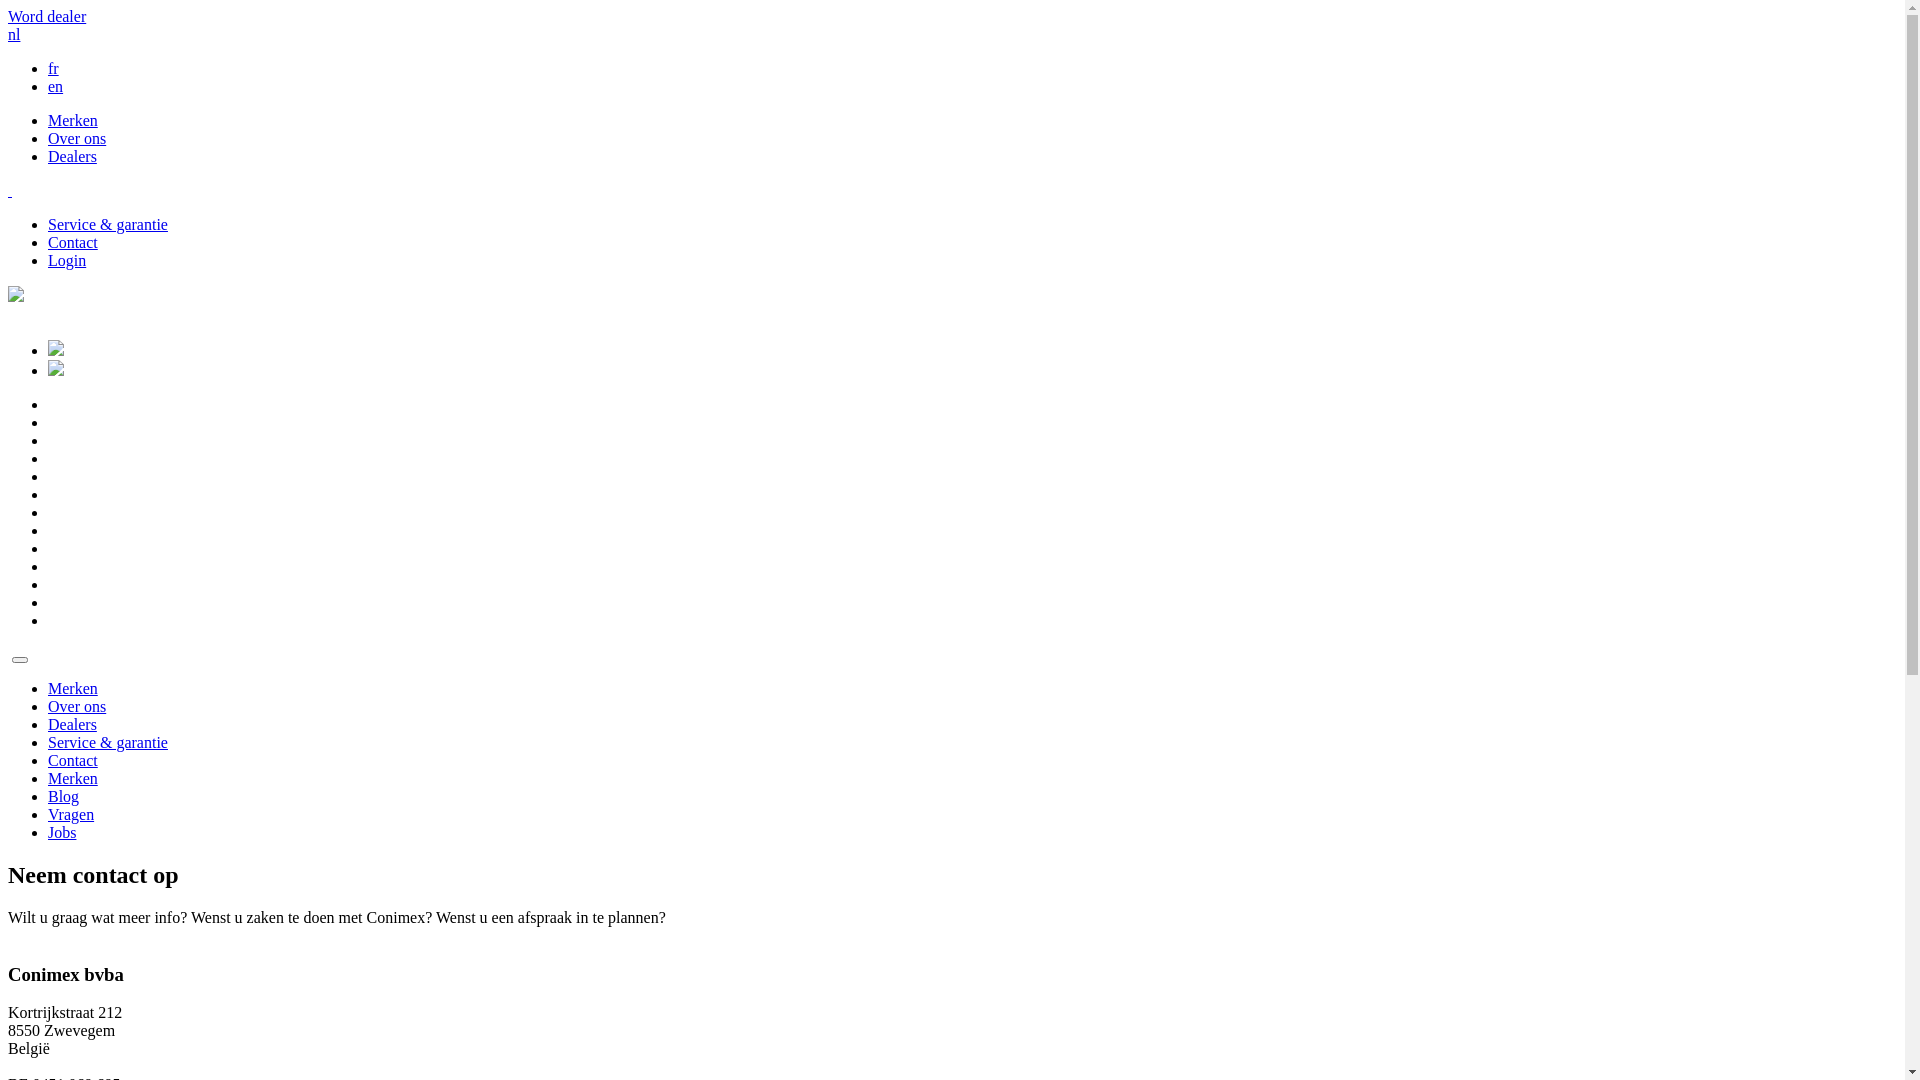 The width and height of the screenshot is (1920, 1080). What do you see at coordinates (48, 241) in the screenshot?
I see `'Contact'` at bounding box center [48, 241].